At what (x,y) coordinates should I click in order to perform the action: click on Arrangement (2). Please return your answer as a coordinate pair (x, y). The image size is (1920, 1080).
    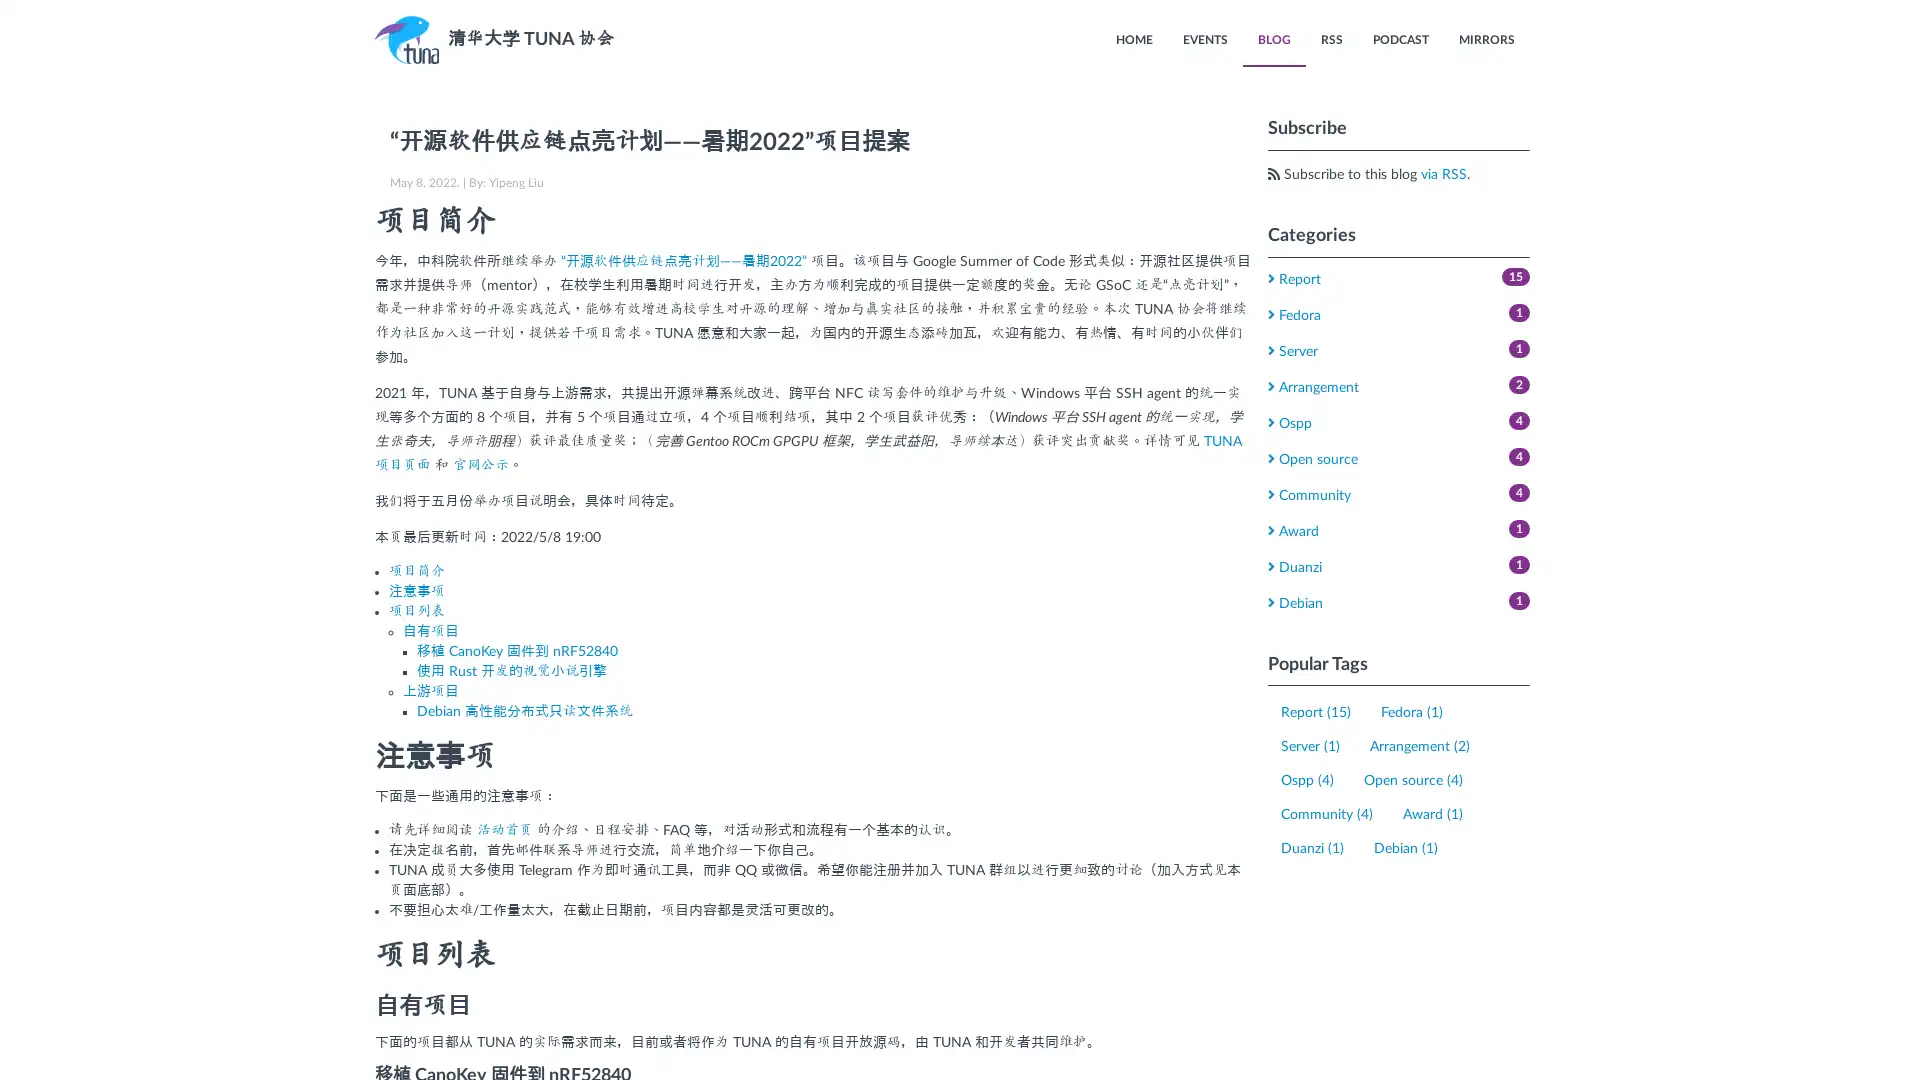
    Looking at the image, I should click on (1418, 747).